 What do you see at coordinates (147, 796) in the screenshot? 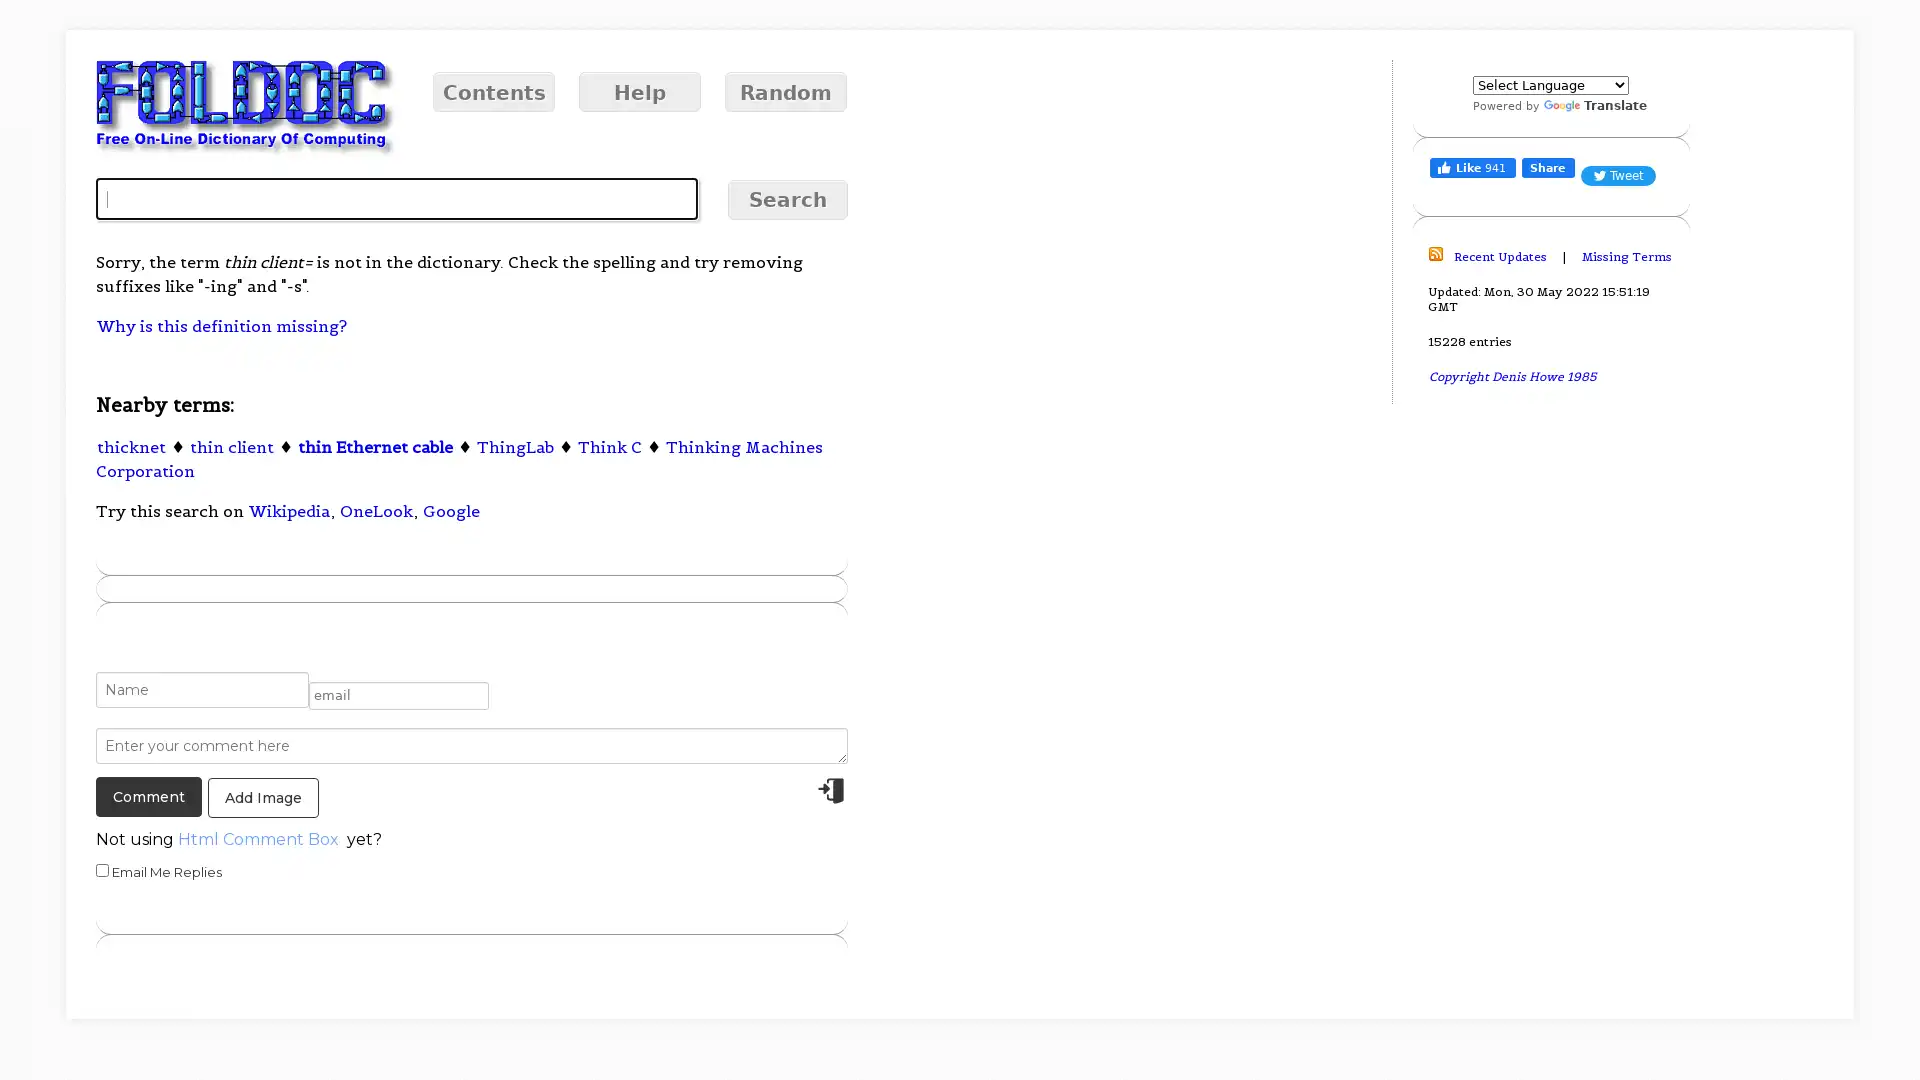
I see `Comment` at bounding box center [147, 796].